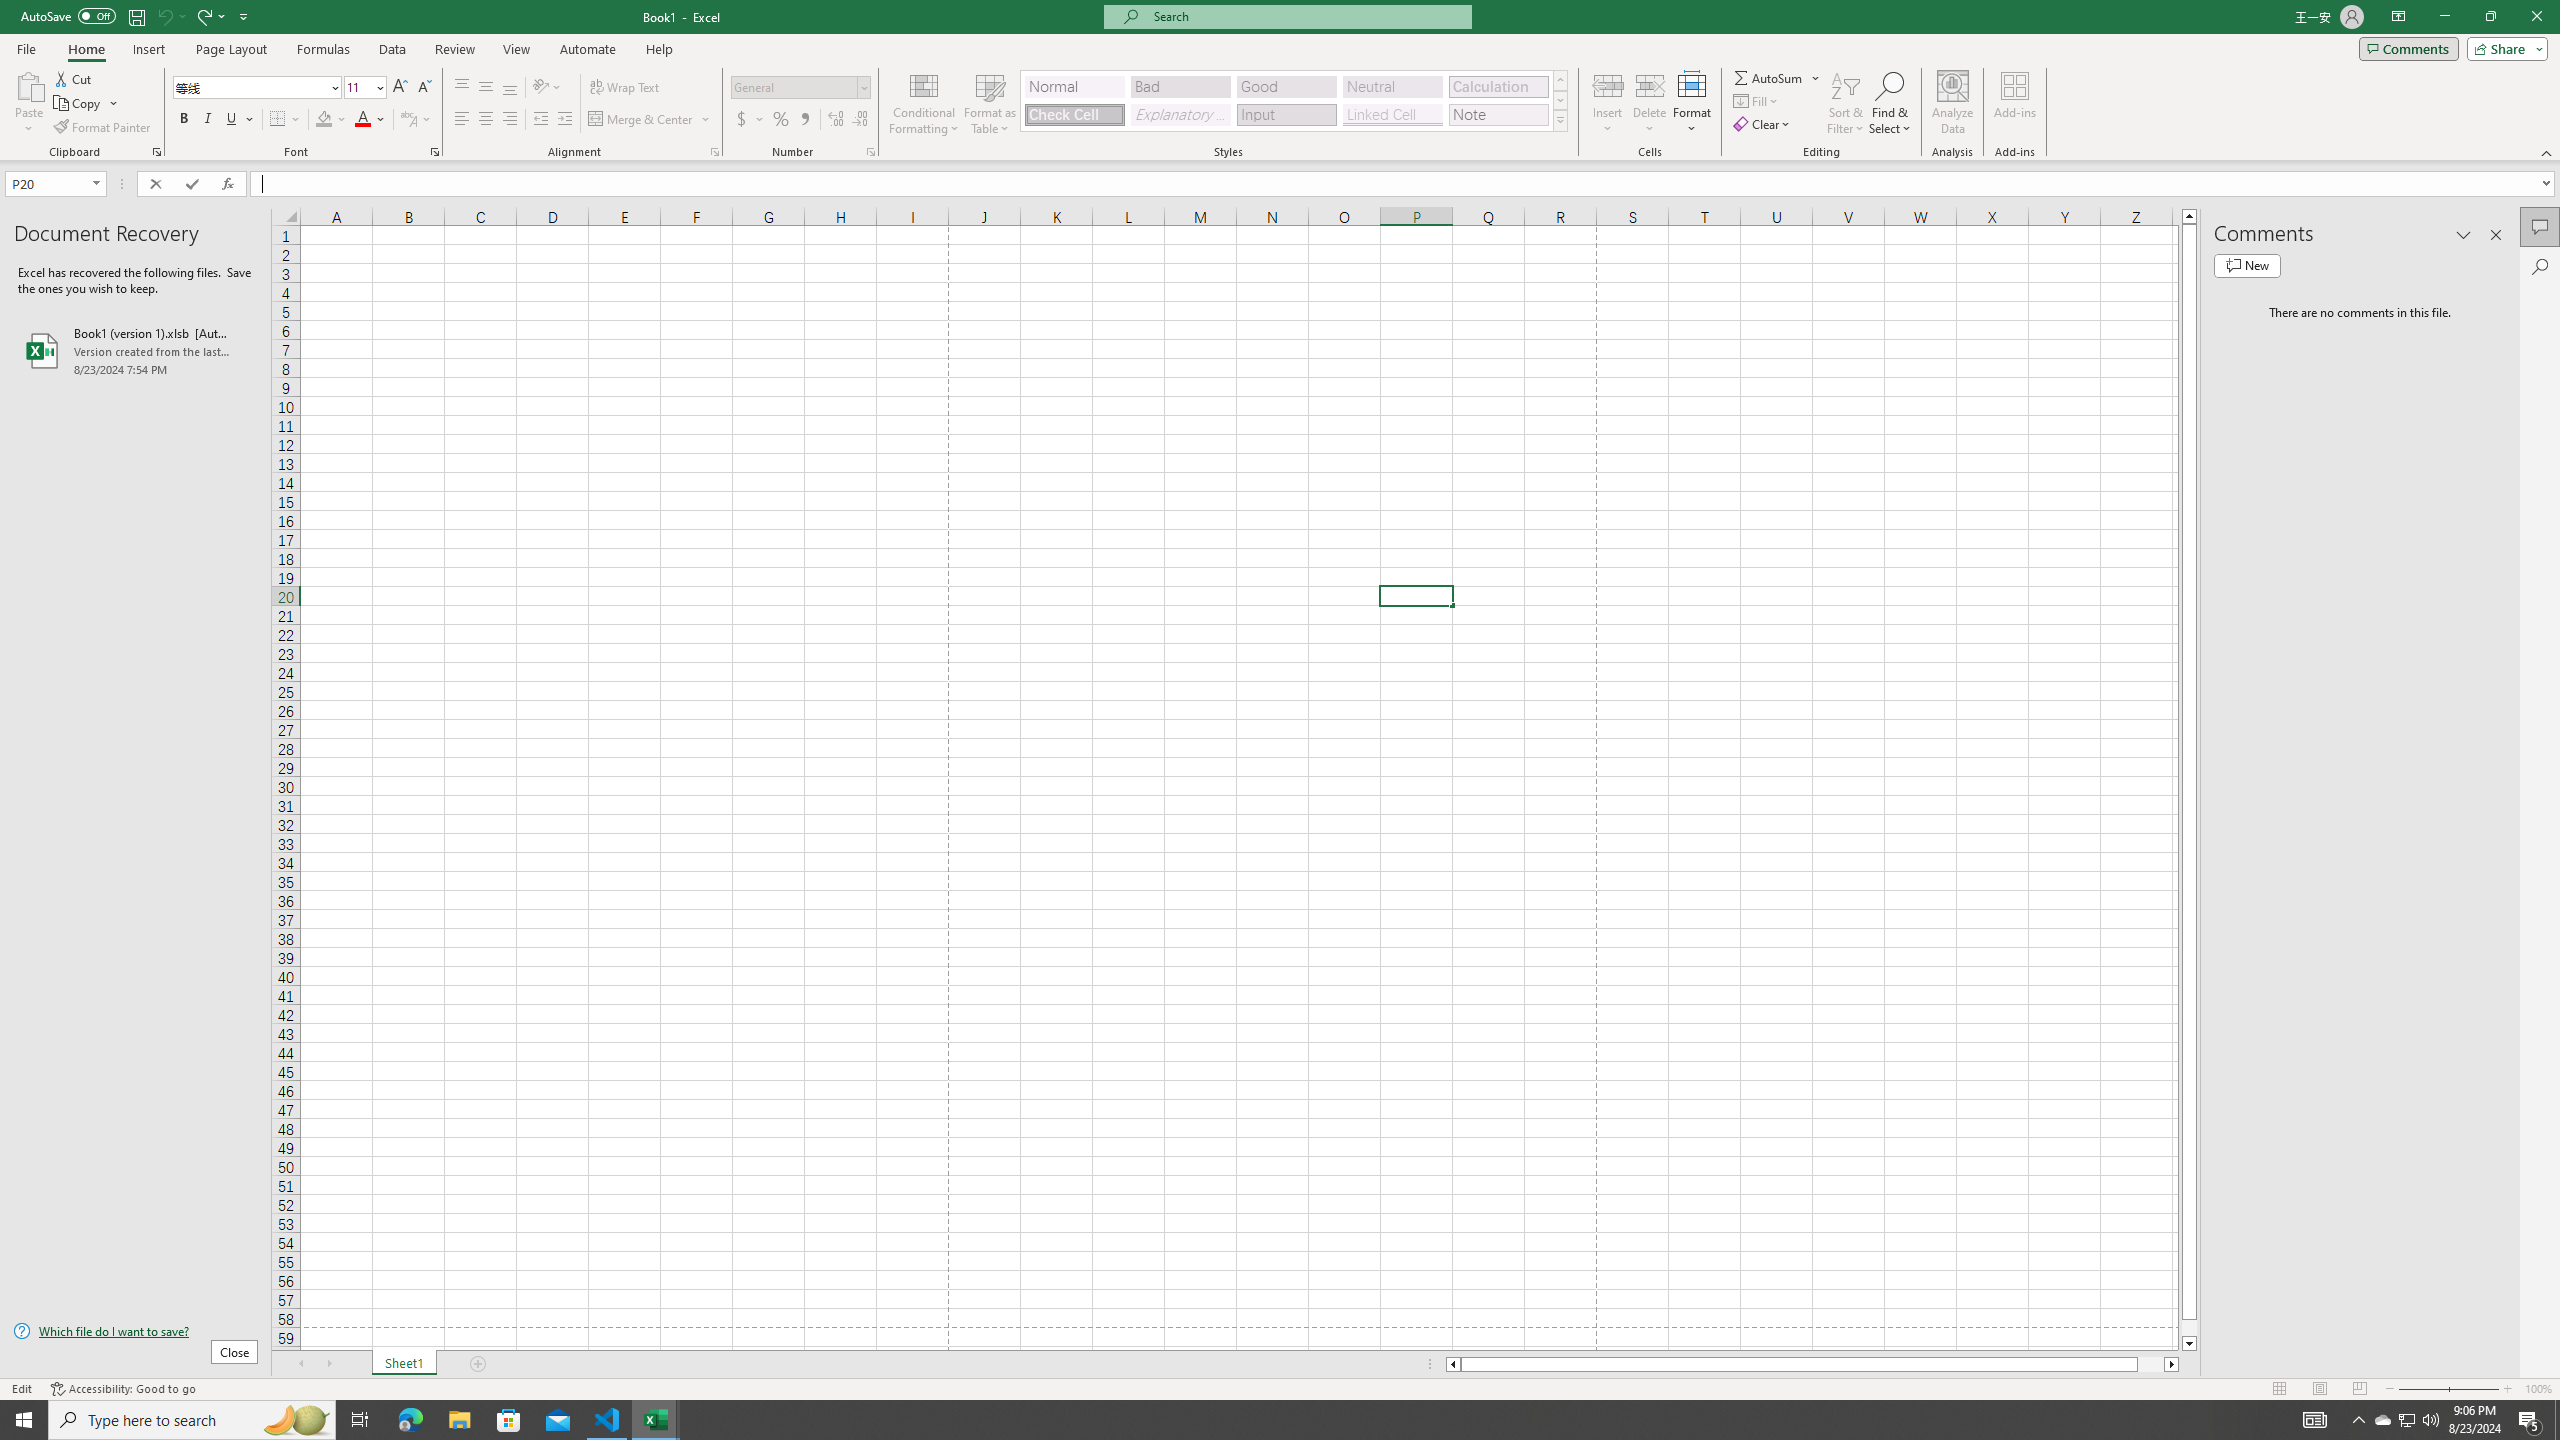  Describe the element at coordinates (1451, 1363) in the screenshot. I see `'Column left'` at that location.